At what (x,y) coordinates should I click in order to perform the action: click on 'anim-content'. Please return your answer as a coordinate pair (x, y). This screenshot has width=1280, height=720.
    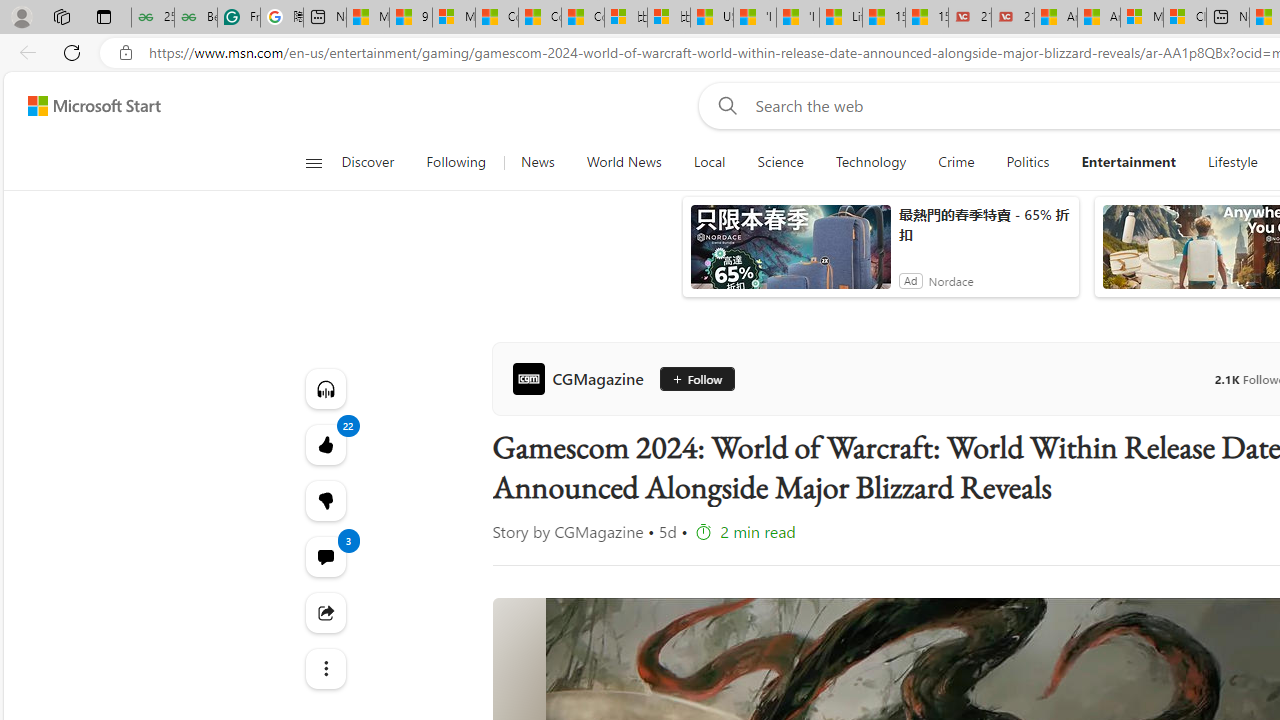
    Looking at the image, I should click on (789, 254).